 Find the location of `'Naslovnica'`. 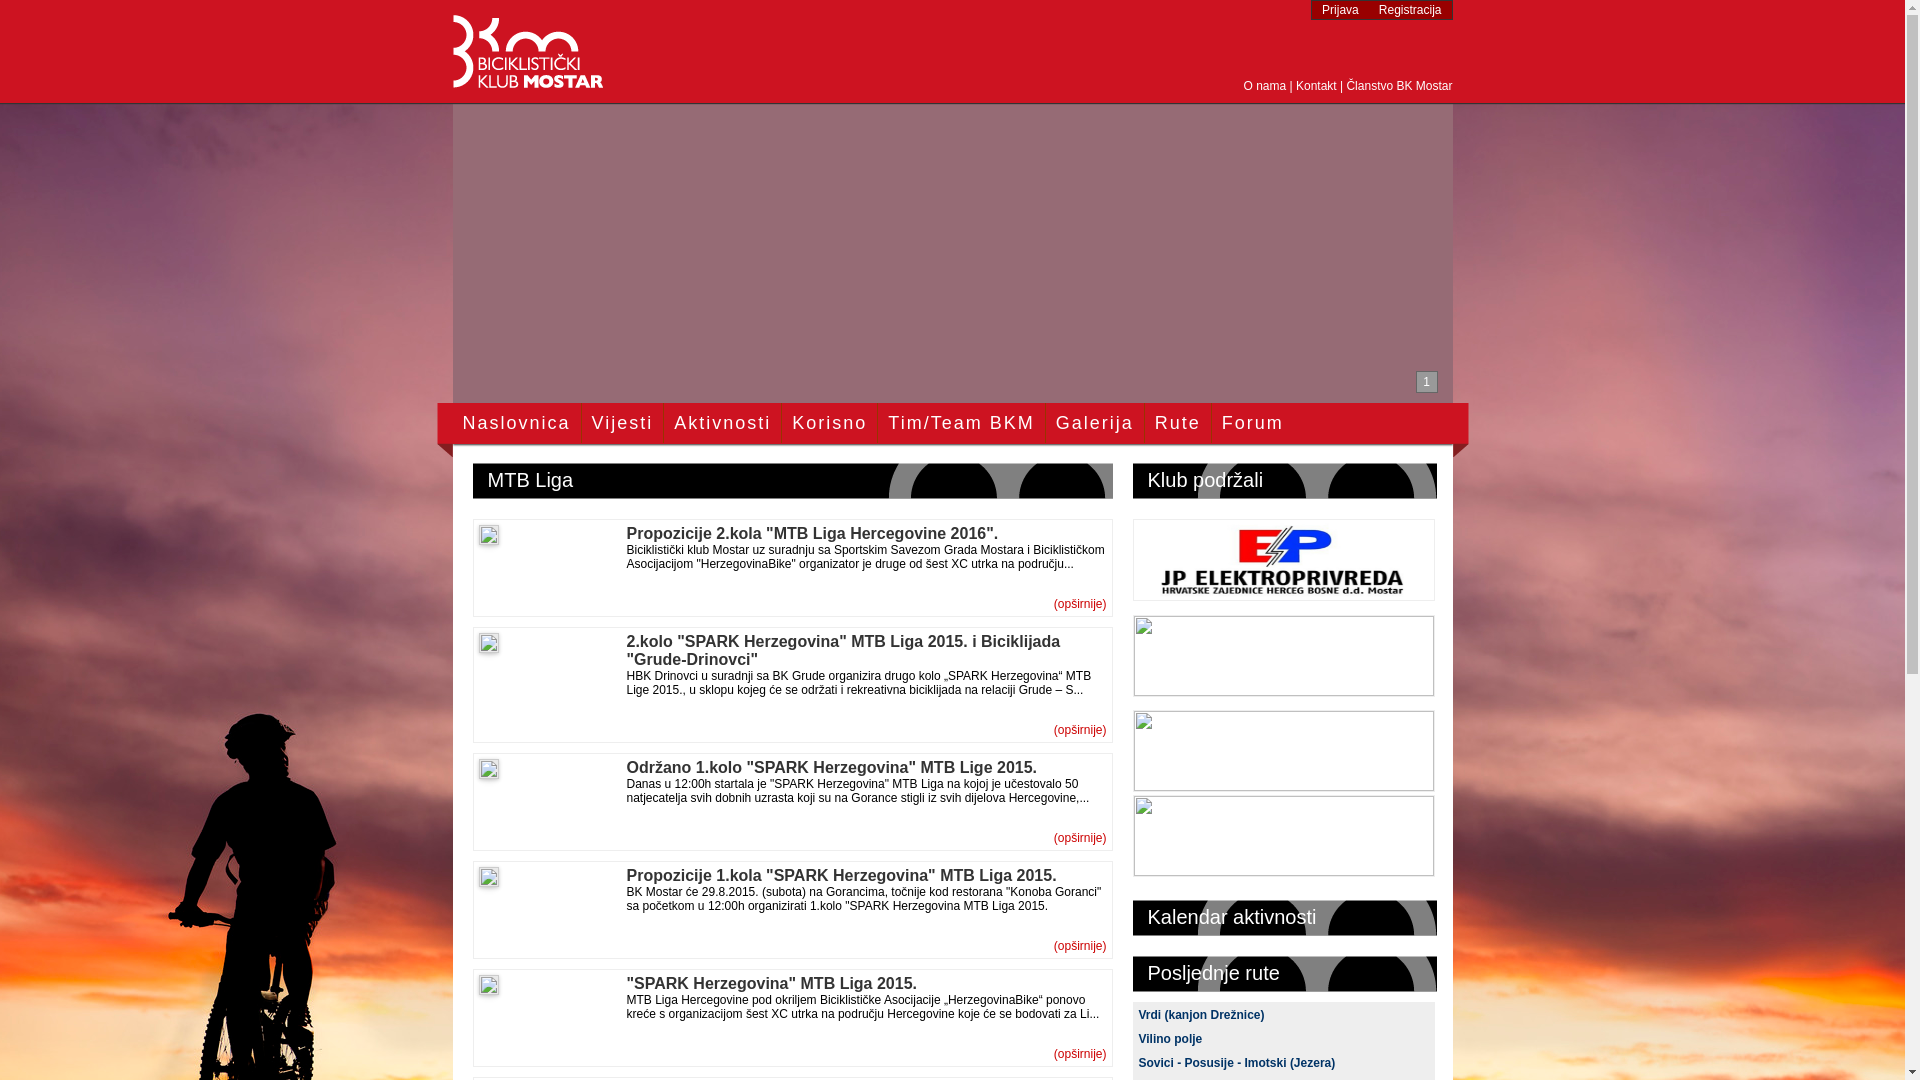

'Naslovnica' is located at coordinates (515, 422).